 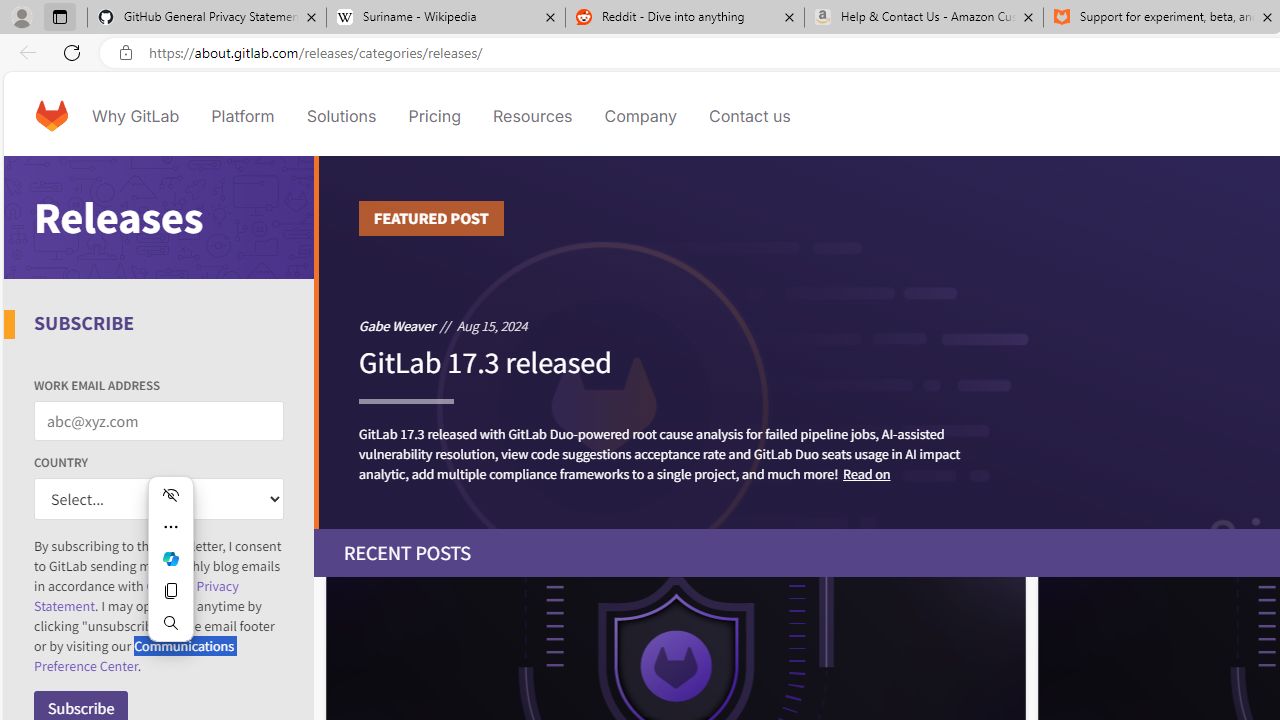 What do you see at coordinates (485, 371) in the screenshot?
I see `'GitLab 17.3 released'` at bounding box center [485, 371].